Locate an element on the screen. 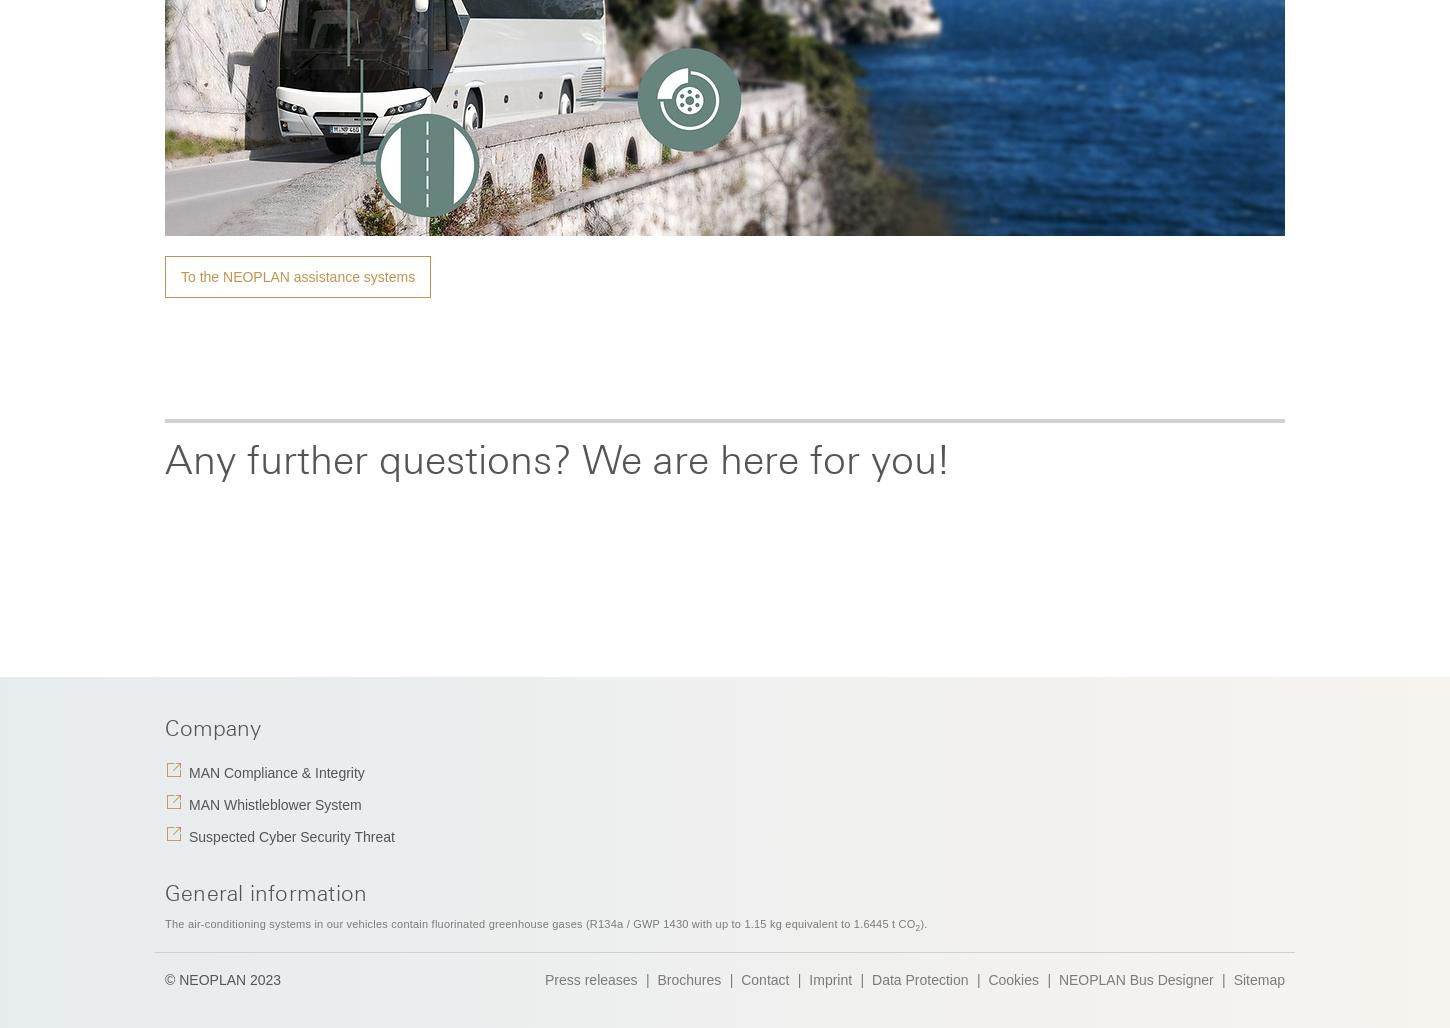  'Company' is located at coordinates (212, 727).